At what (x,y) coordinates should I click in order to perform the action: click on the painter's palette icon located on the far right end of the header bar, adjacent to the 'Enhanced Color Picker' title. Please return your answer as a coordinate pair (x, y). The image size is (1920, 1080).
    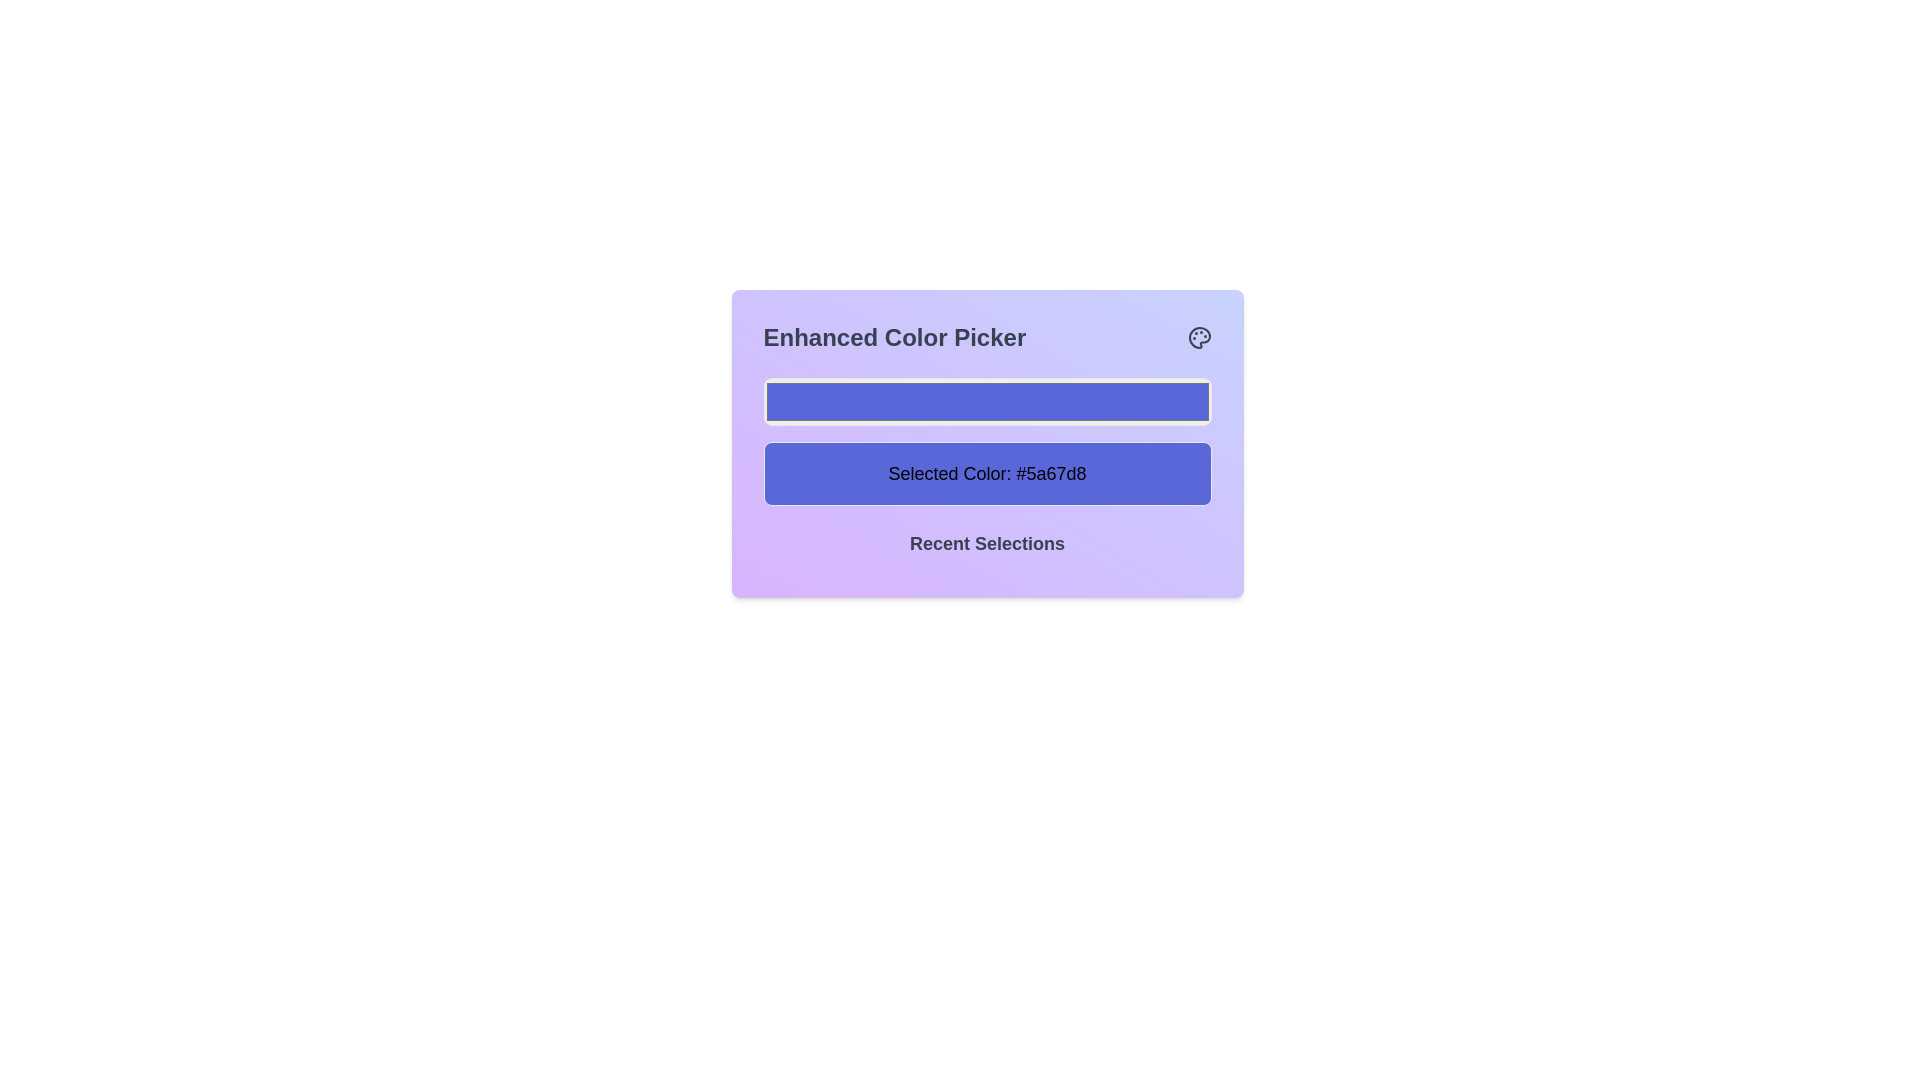
    Looking at the image, I should click on (1199, 337).